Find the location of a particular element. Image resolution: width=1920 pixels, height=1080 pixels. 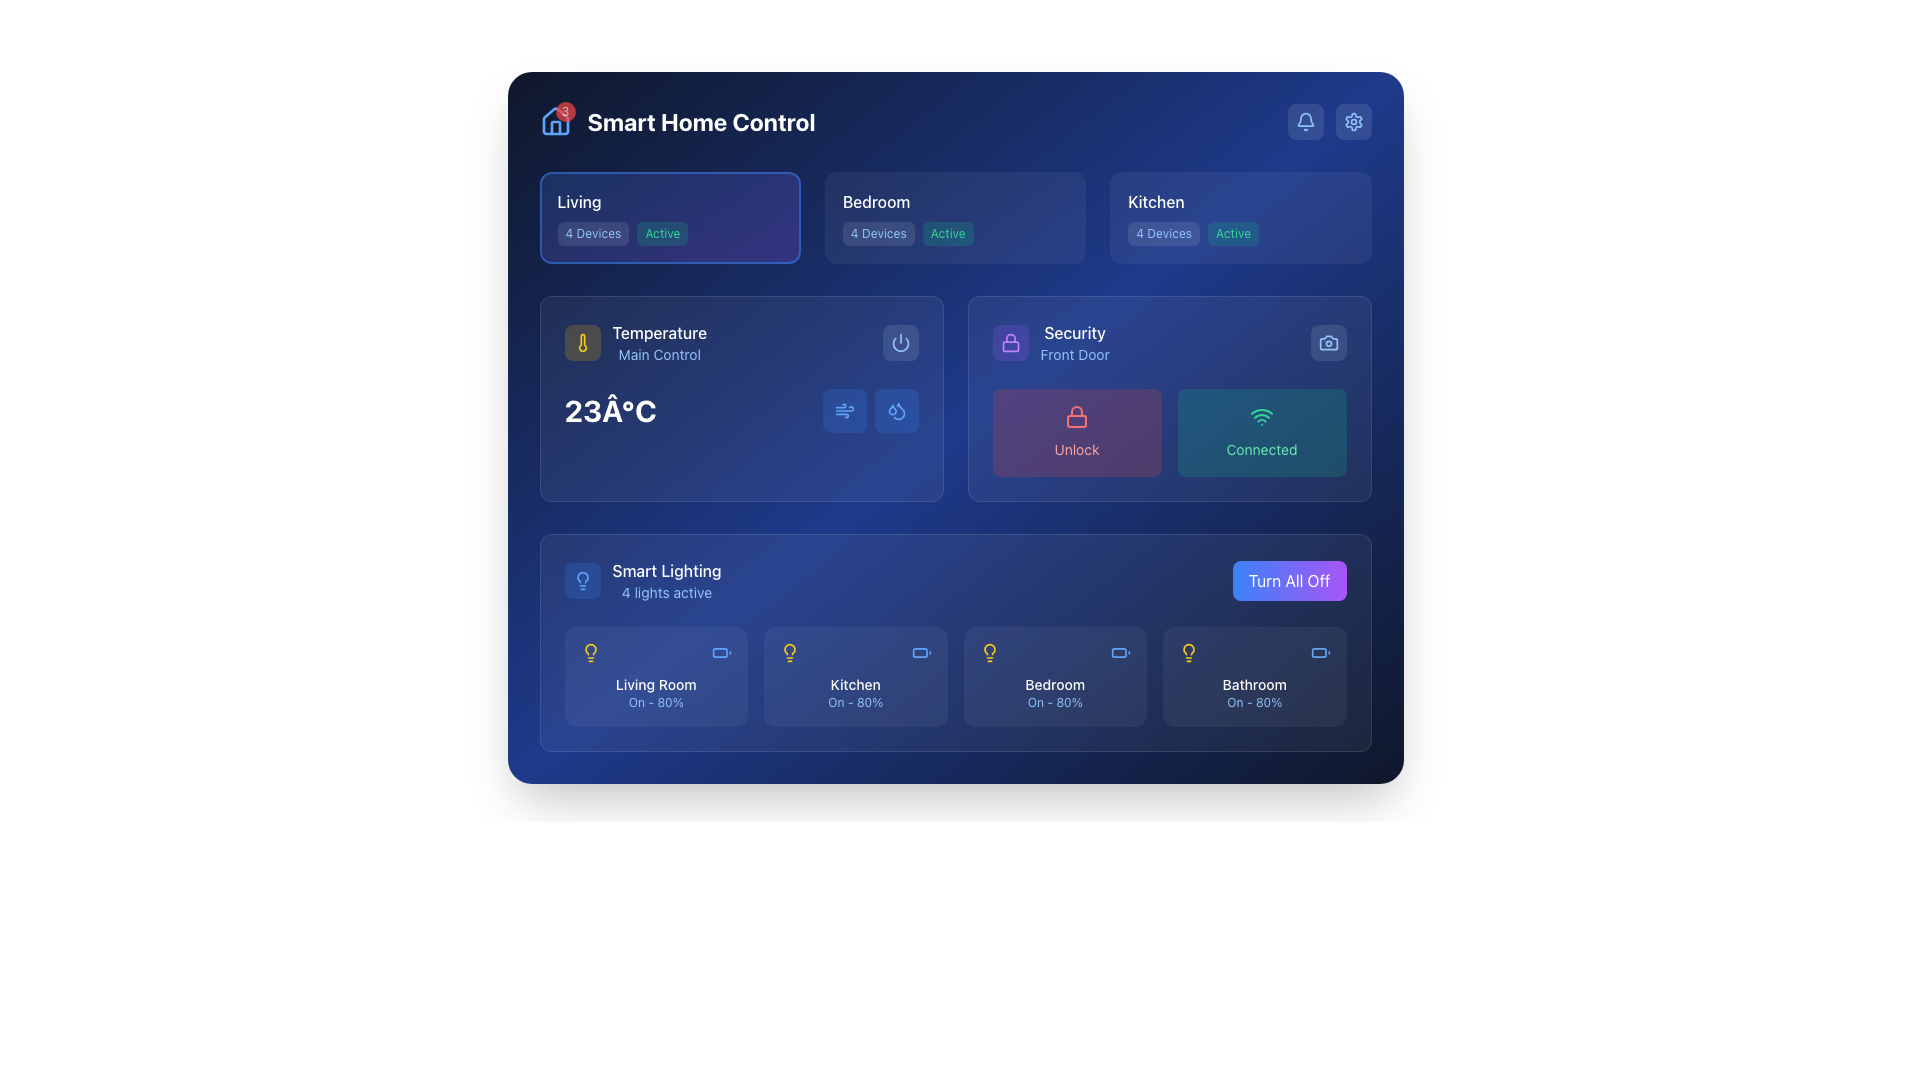

the house-shaped icon with a triangular roof located in the top-left corner of the interface near the title text 'Smart Home Control.' is located at coordinates (555, 121).